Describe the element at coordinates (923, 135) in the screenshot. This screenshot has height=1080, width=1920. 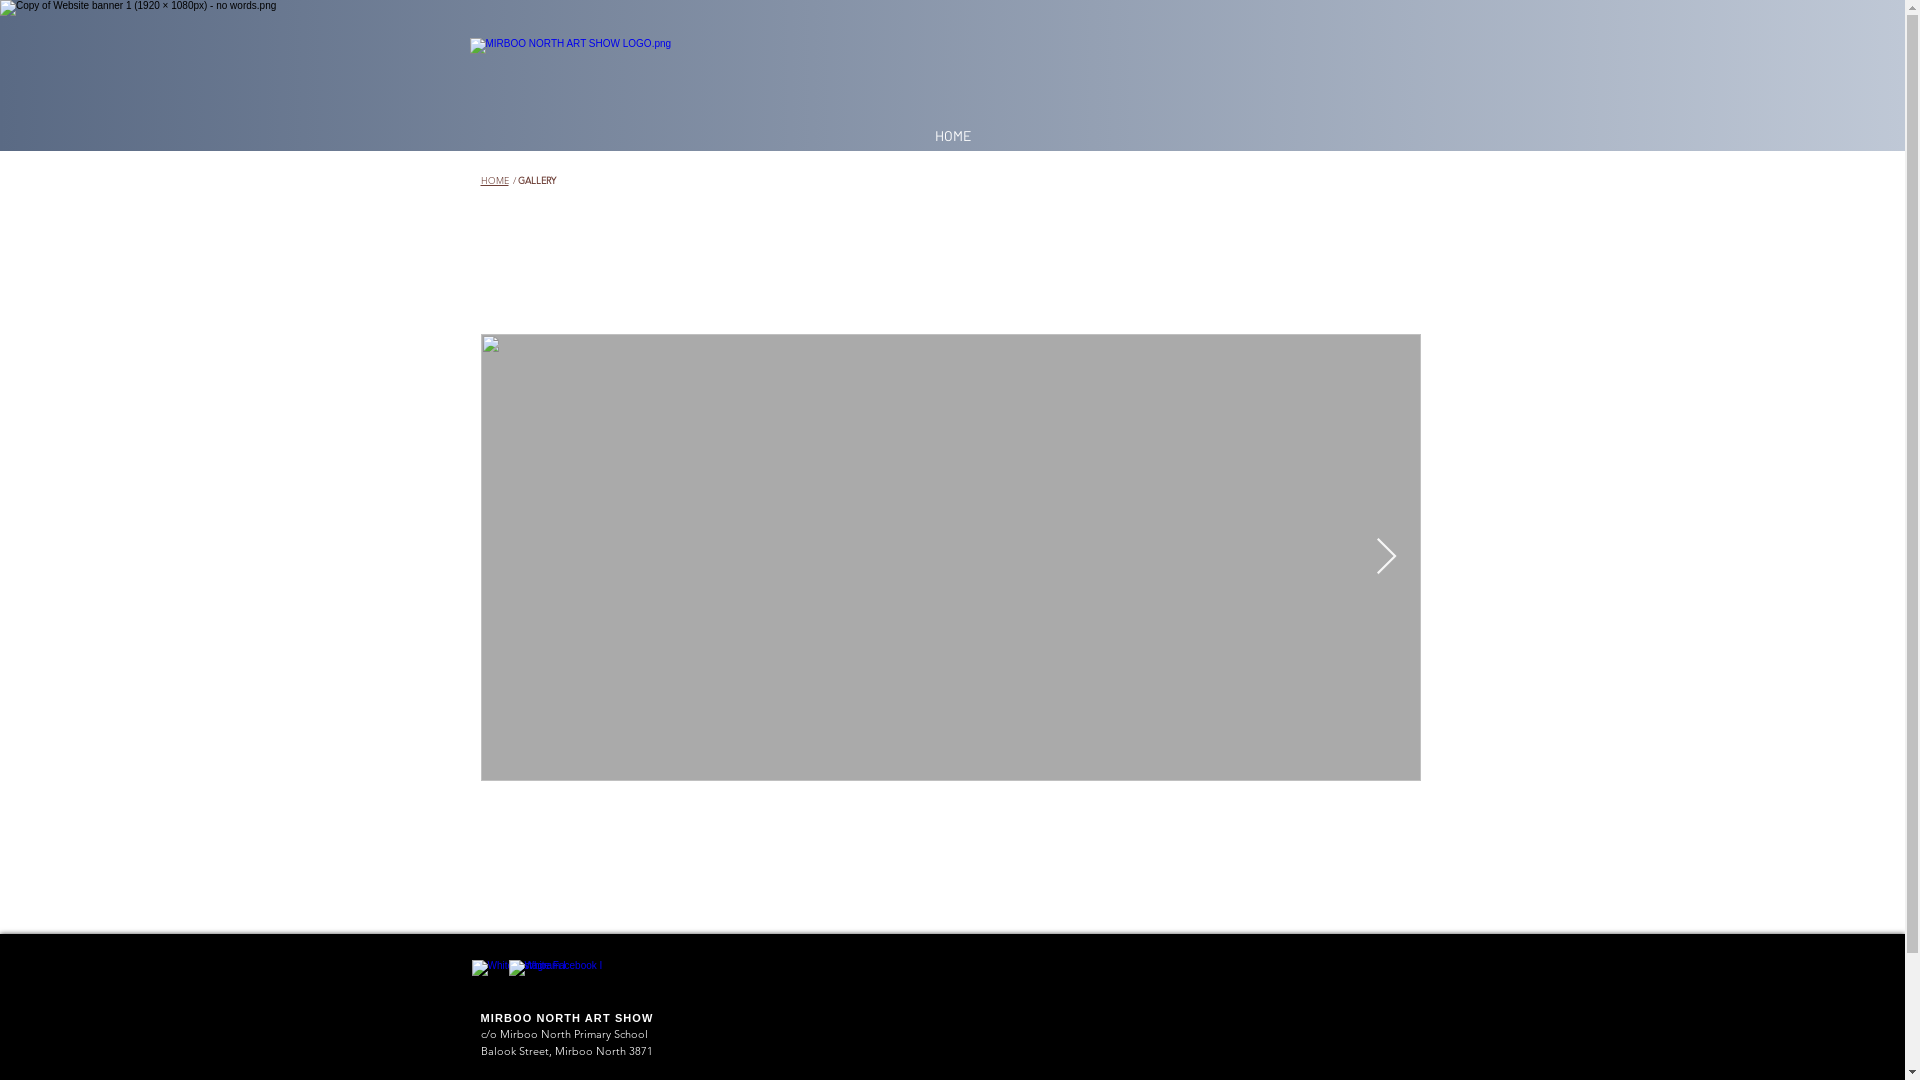
I see `'HOME'` at that location.